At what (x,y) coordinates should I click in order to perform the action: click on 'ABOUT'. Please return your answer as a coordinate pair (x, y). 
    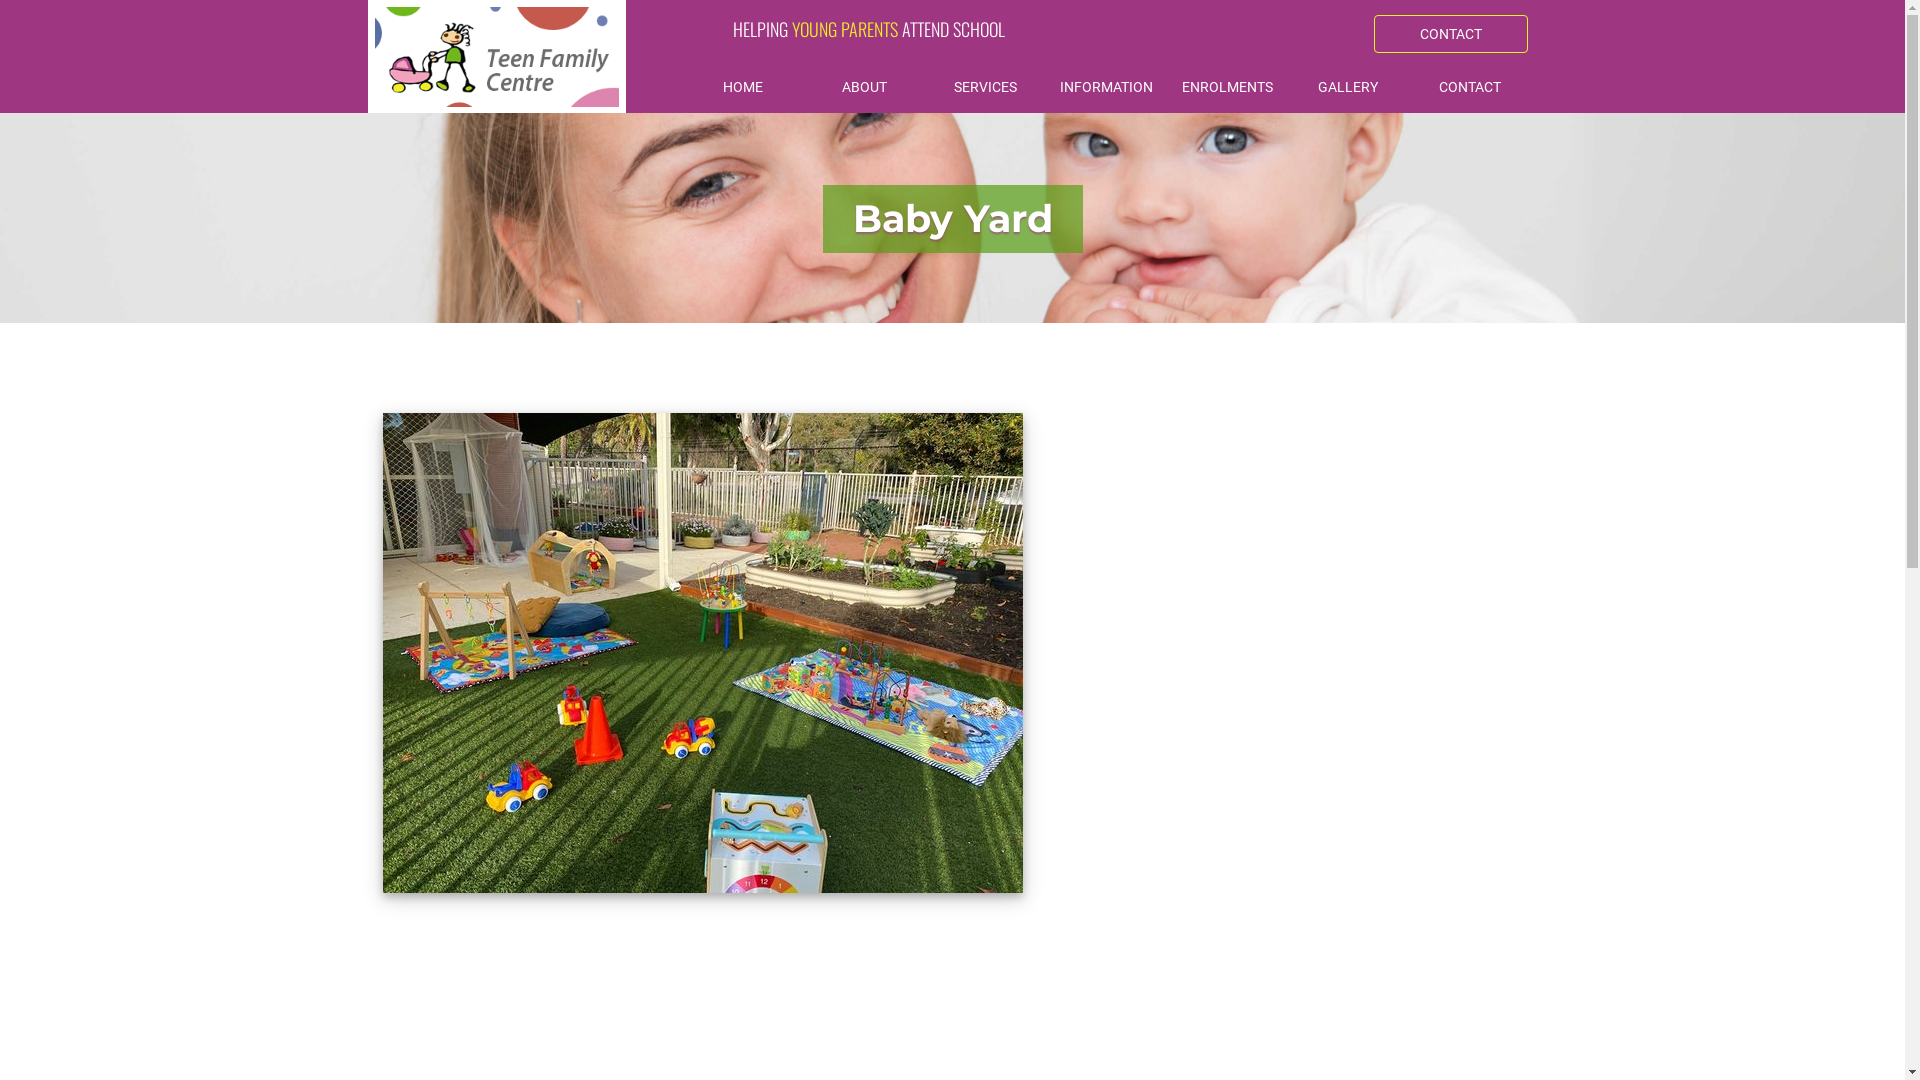
    Looking at the image, I should click on (864, 87).